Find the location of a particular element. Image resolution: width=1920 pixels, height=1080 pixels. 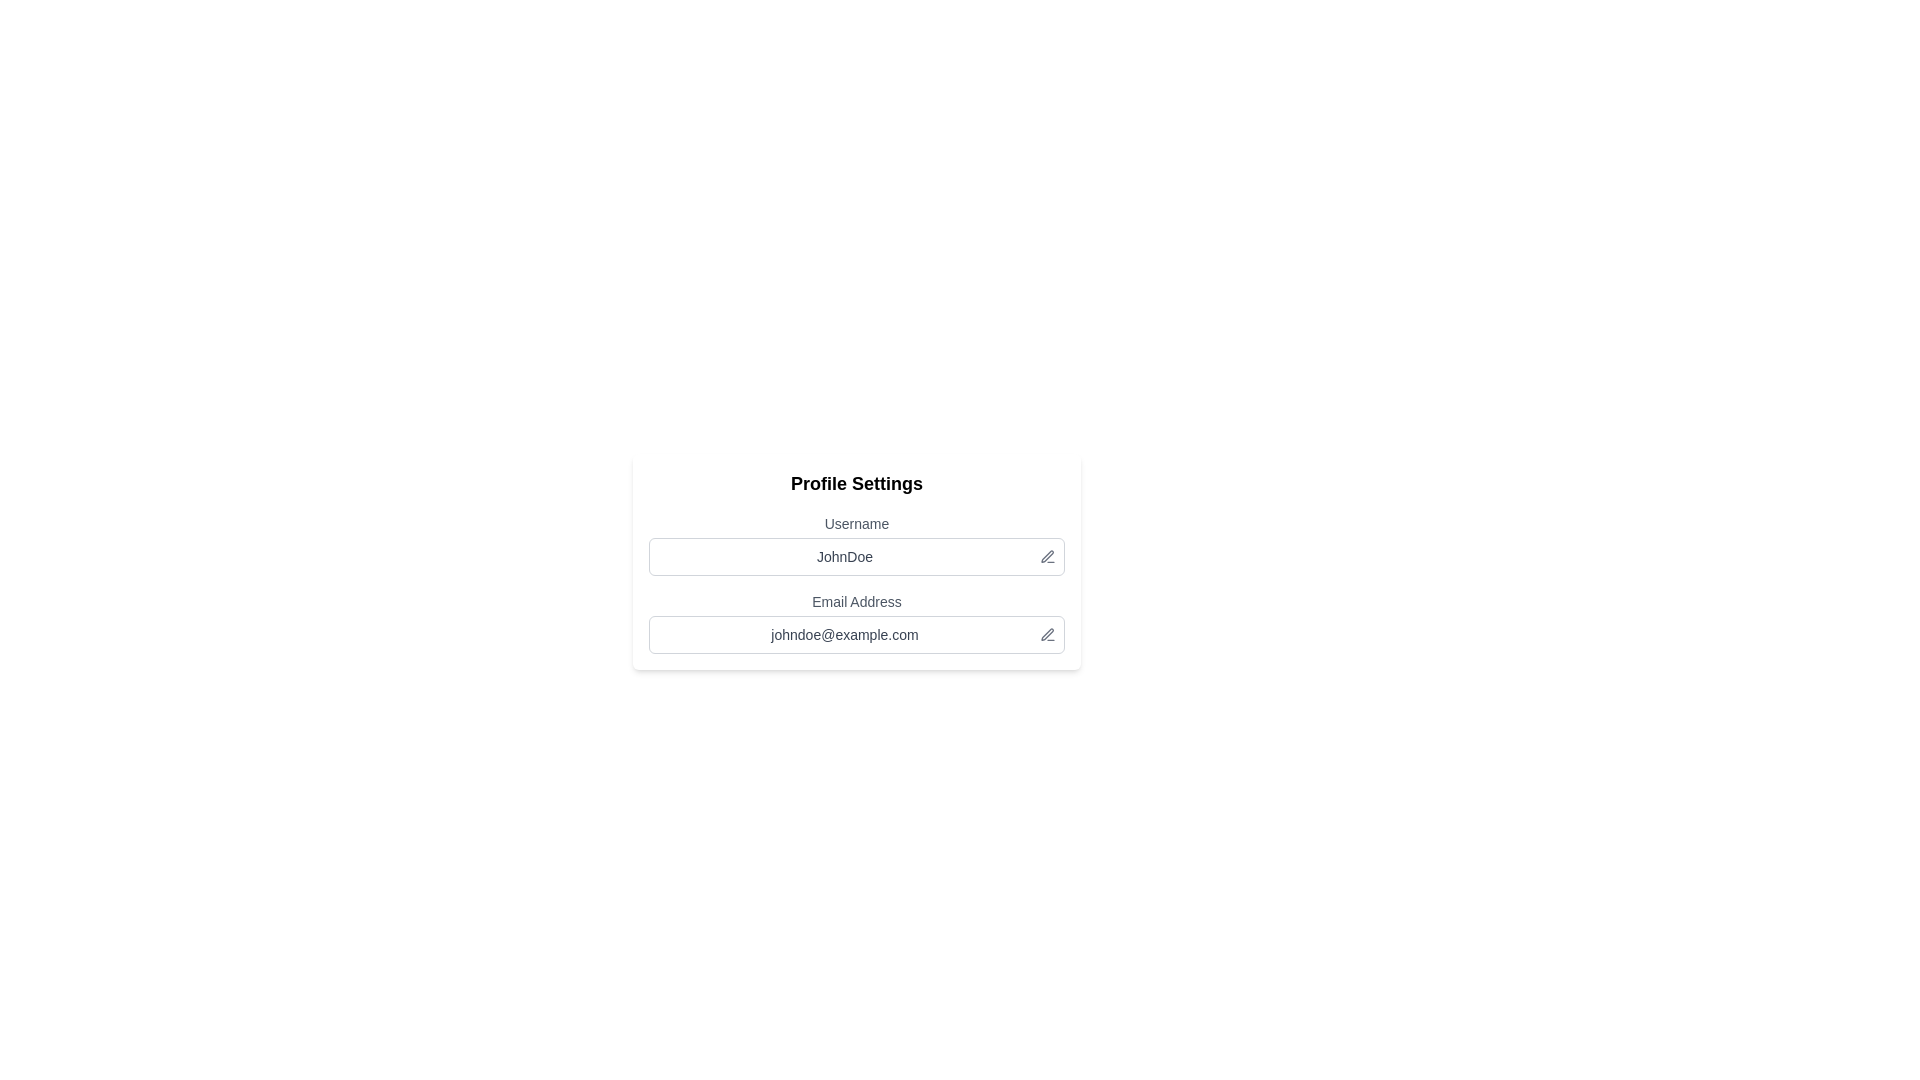

the static text element that displays the current username, located within the profile settings section, positioned between the 'Username' label and the 'Email Address' field is located at coordinates (844, 556).